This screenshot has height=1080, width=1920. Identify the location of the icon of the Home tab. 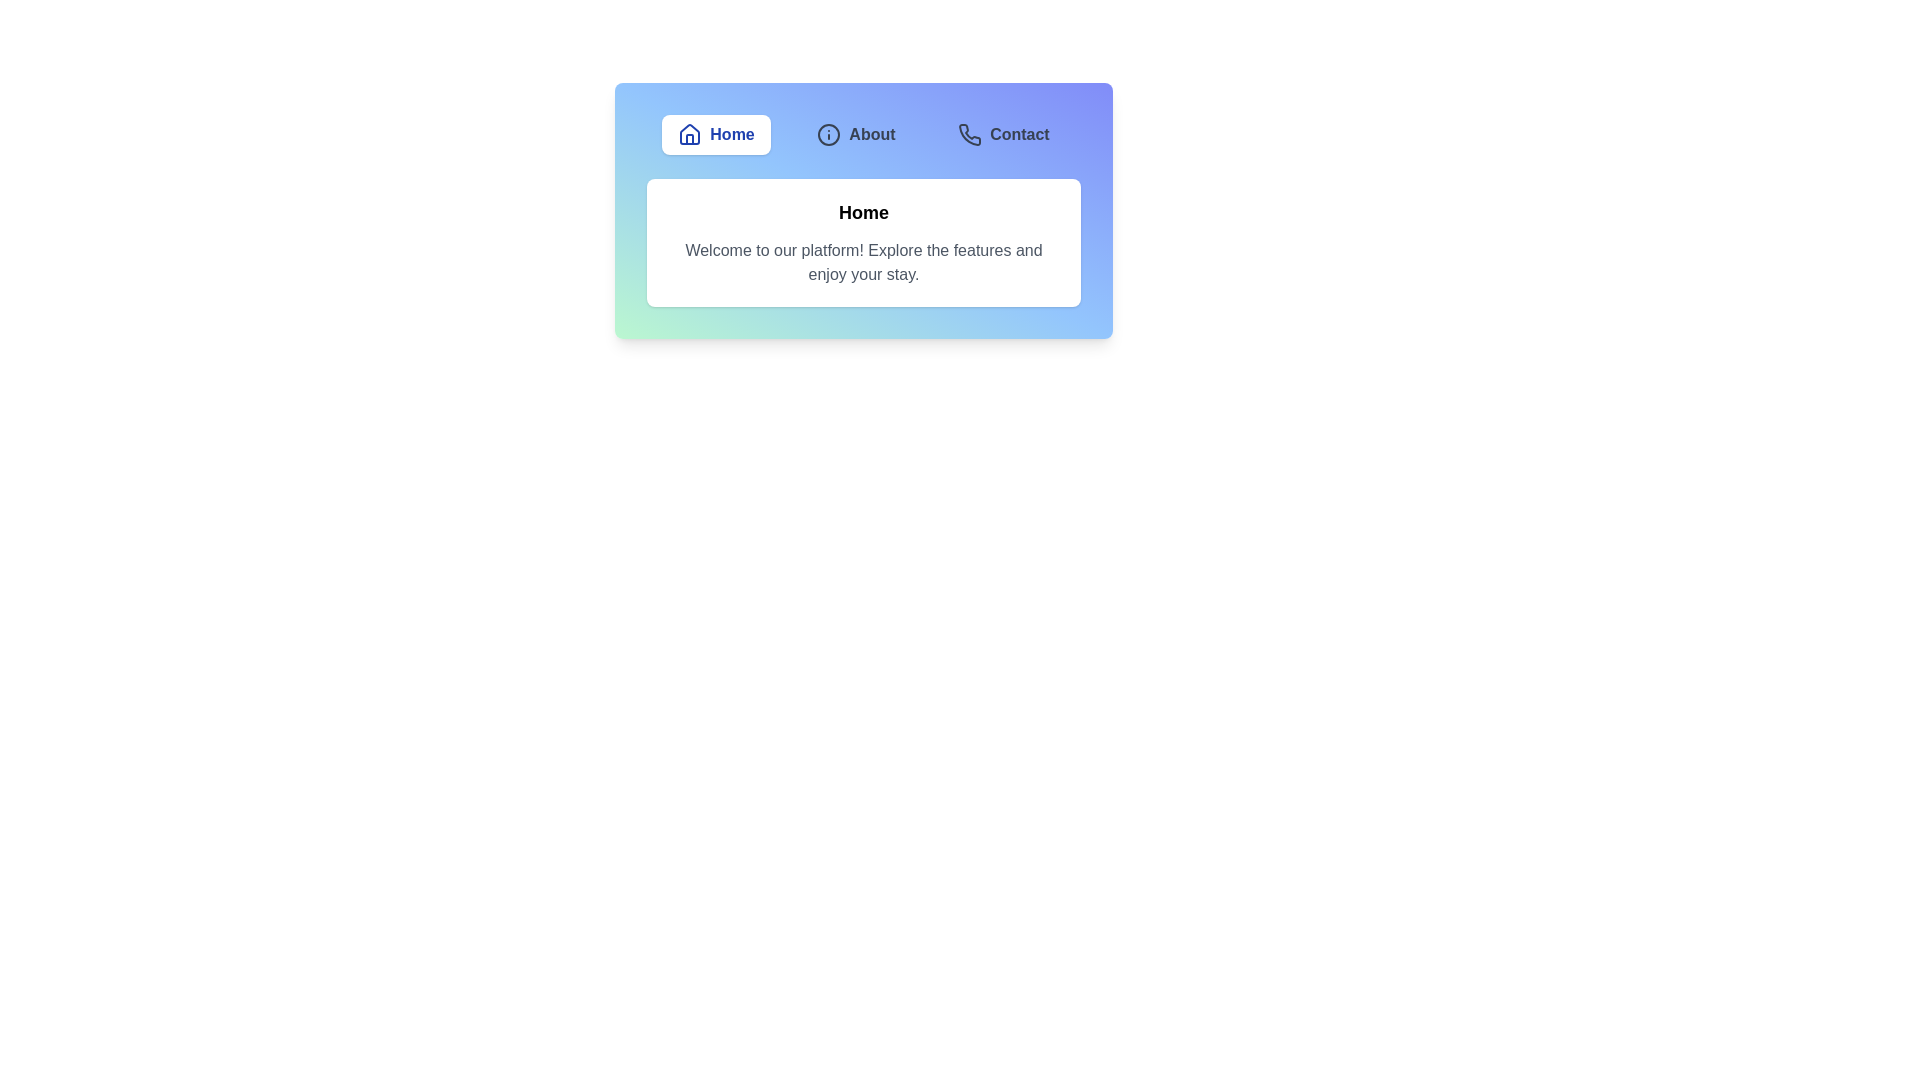
(690, 135).